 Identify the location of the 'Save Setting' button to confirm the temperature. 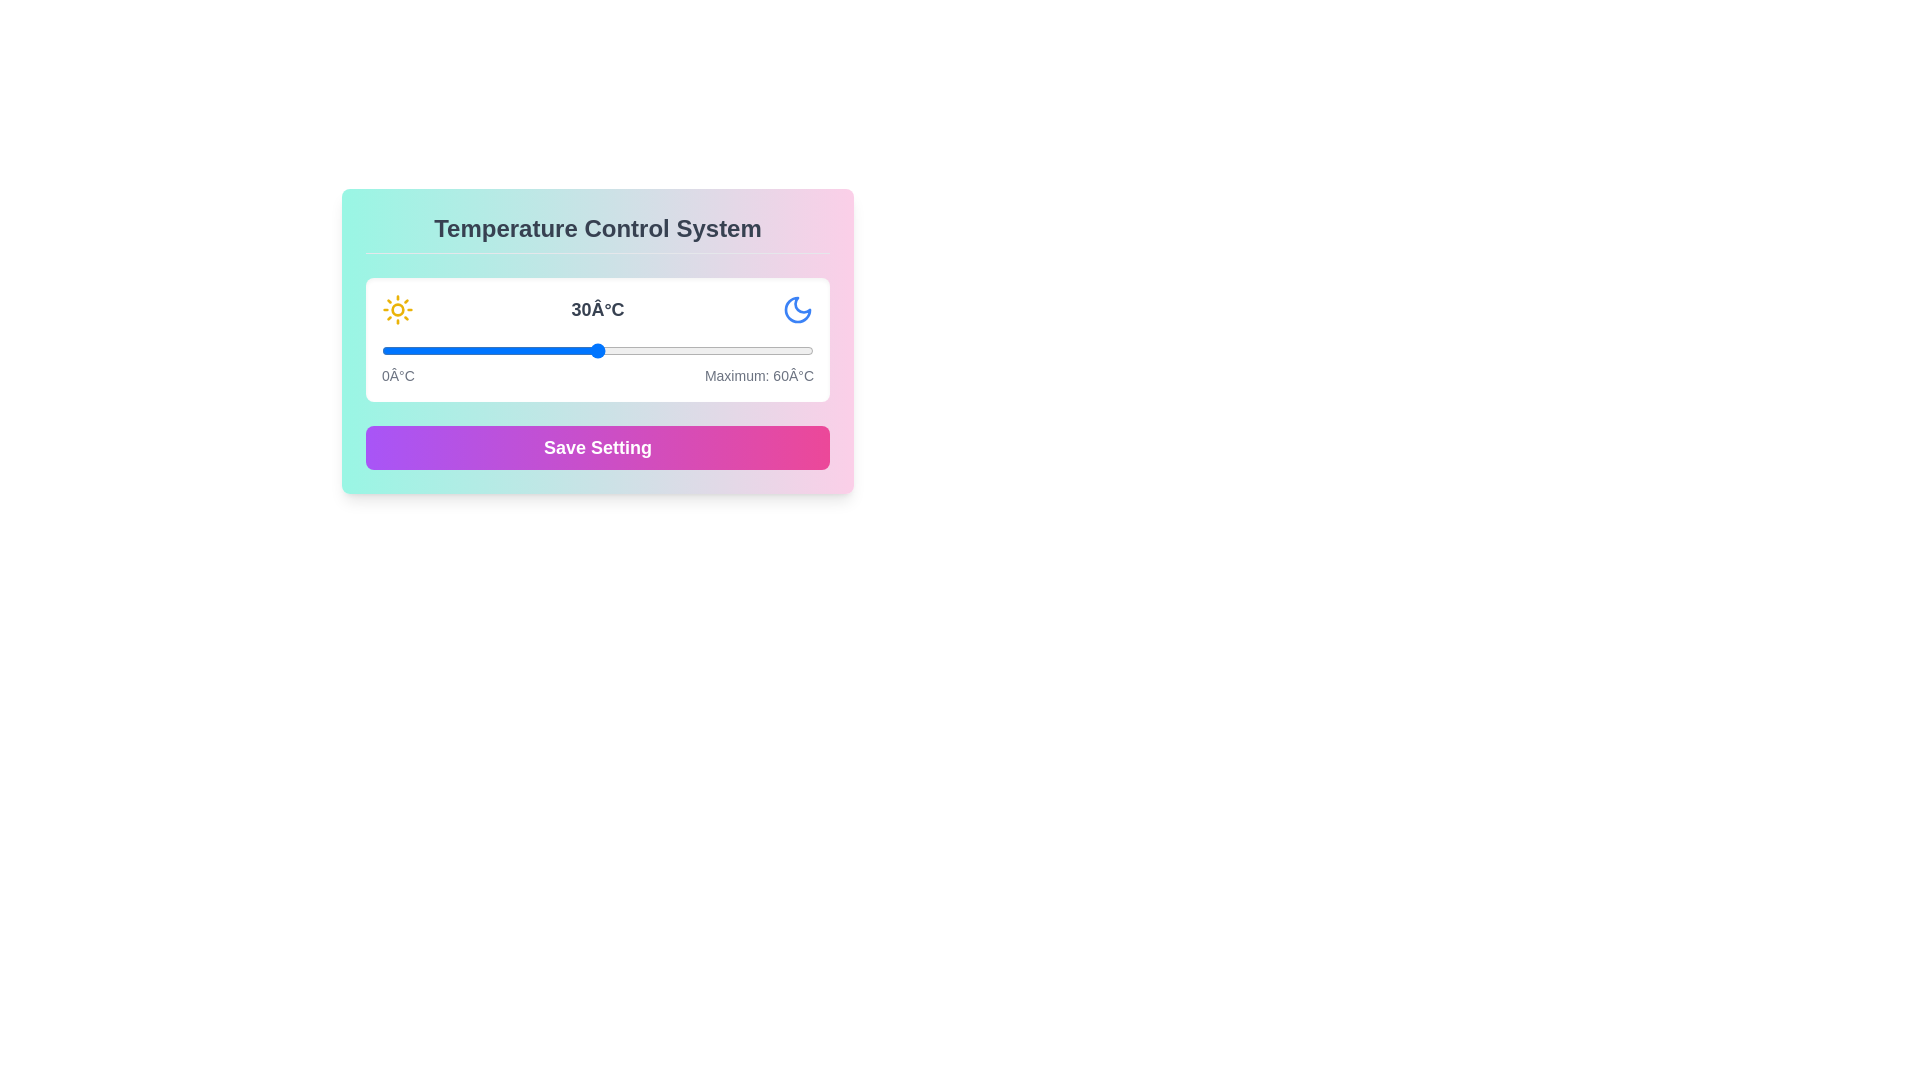
(597, 446).